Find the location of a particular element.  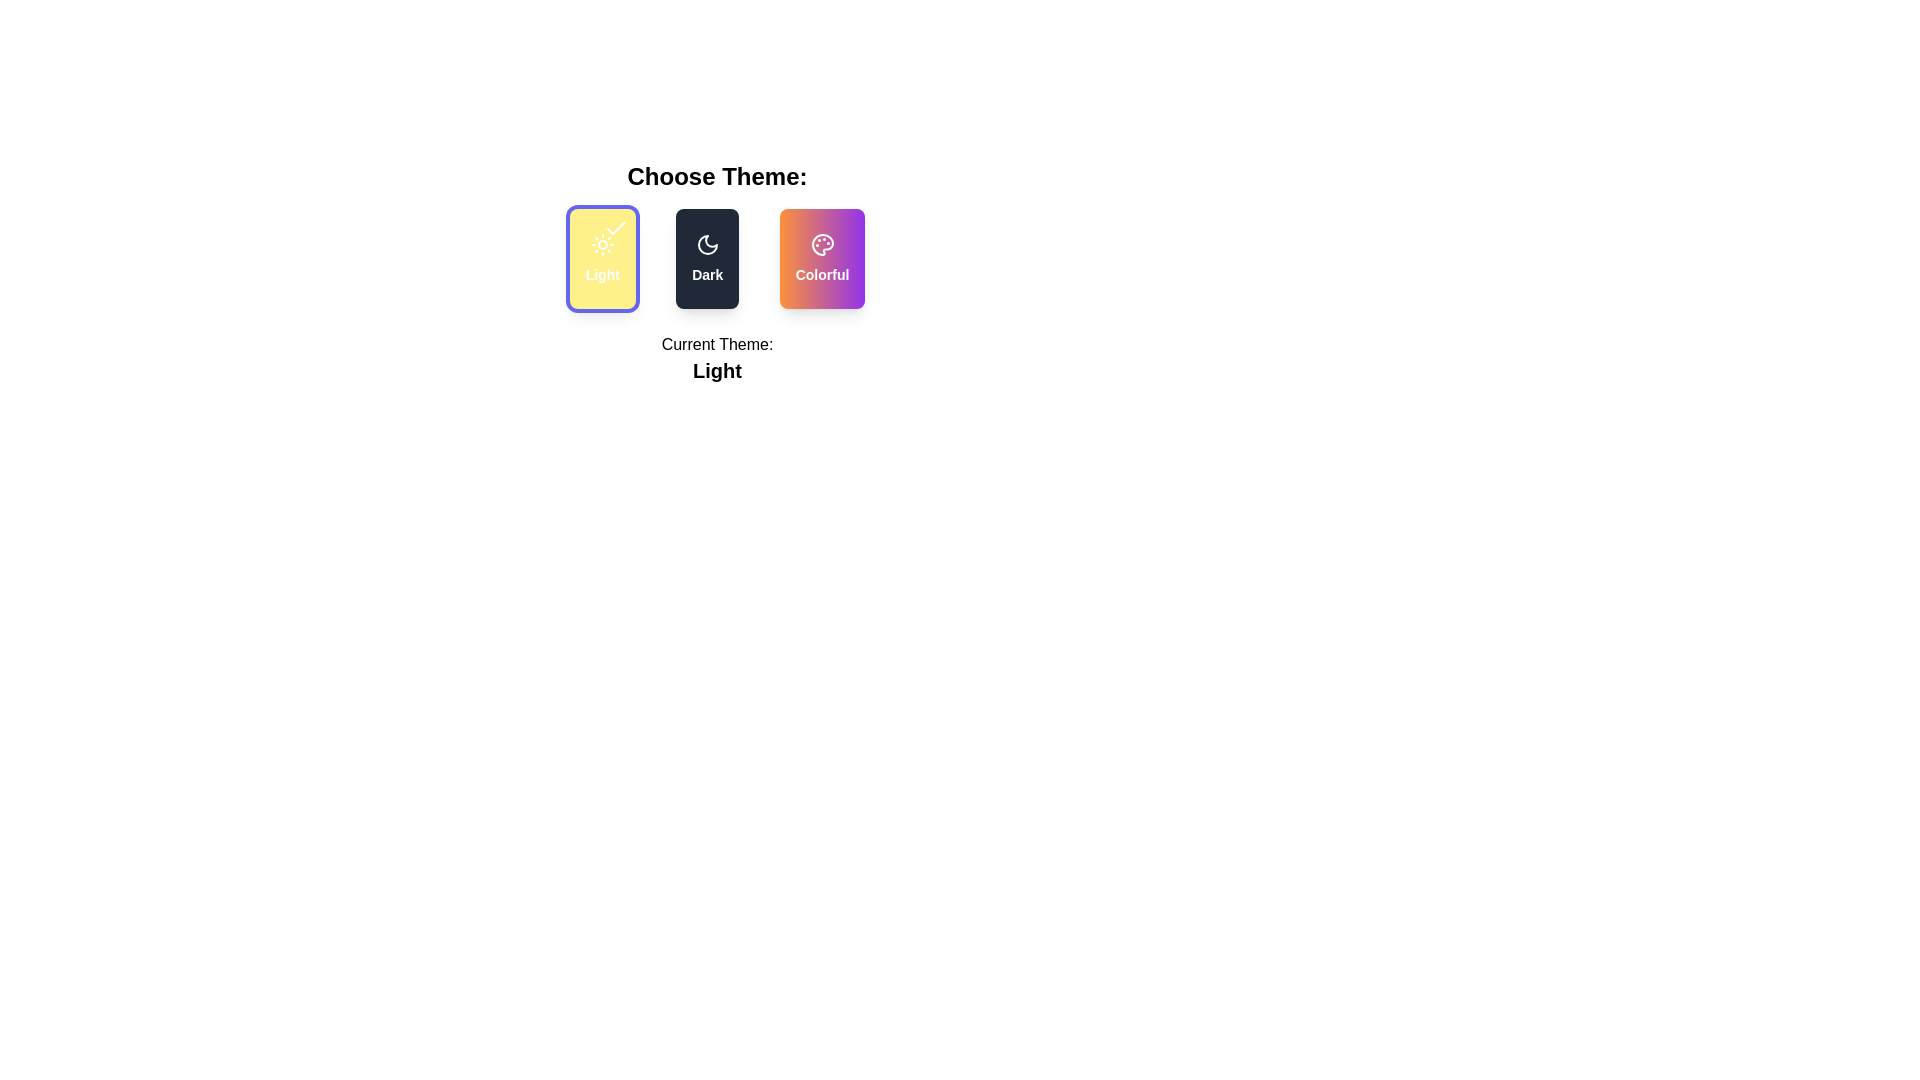

the theme button for Light theme to observe the hover effect is located at coordinates (601, 257).